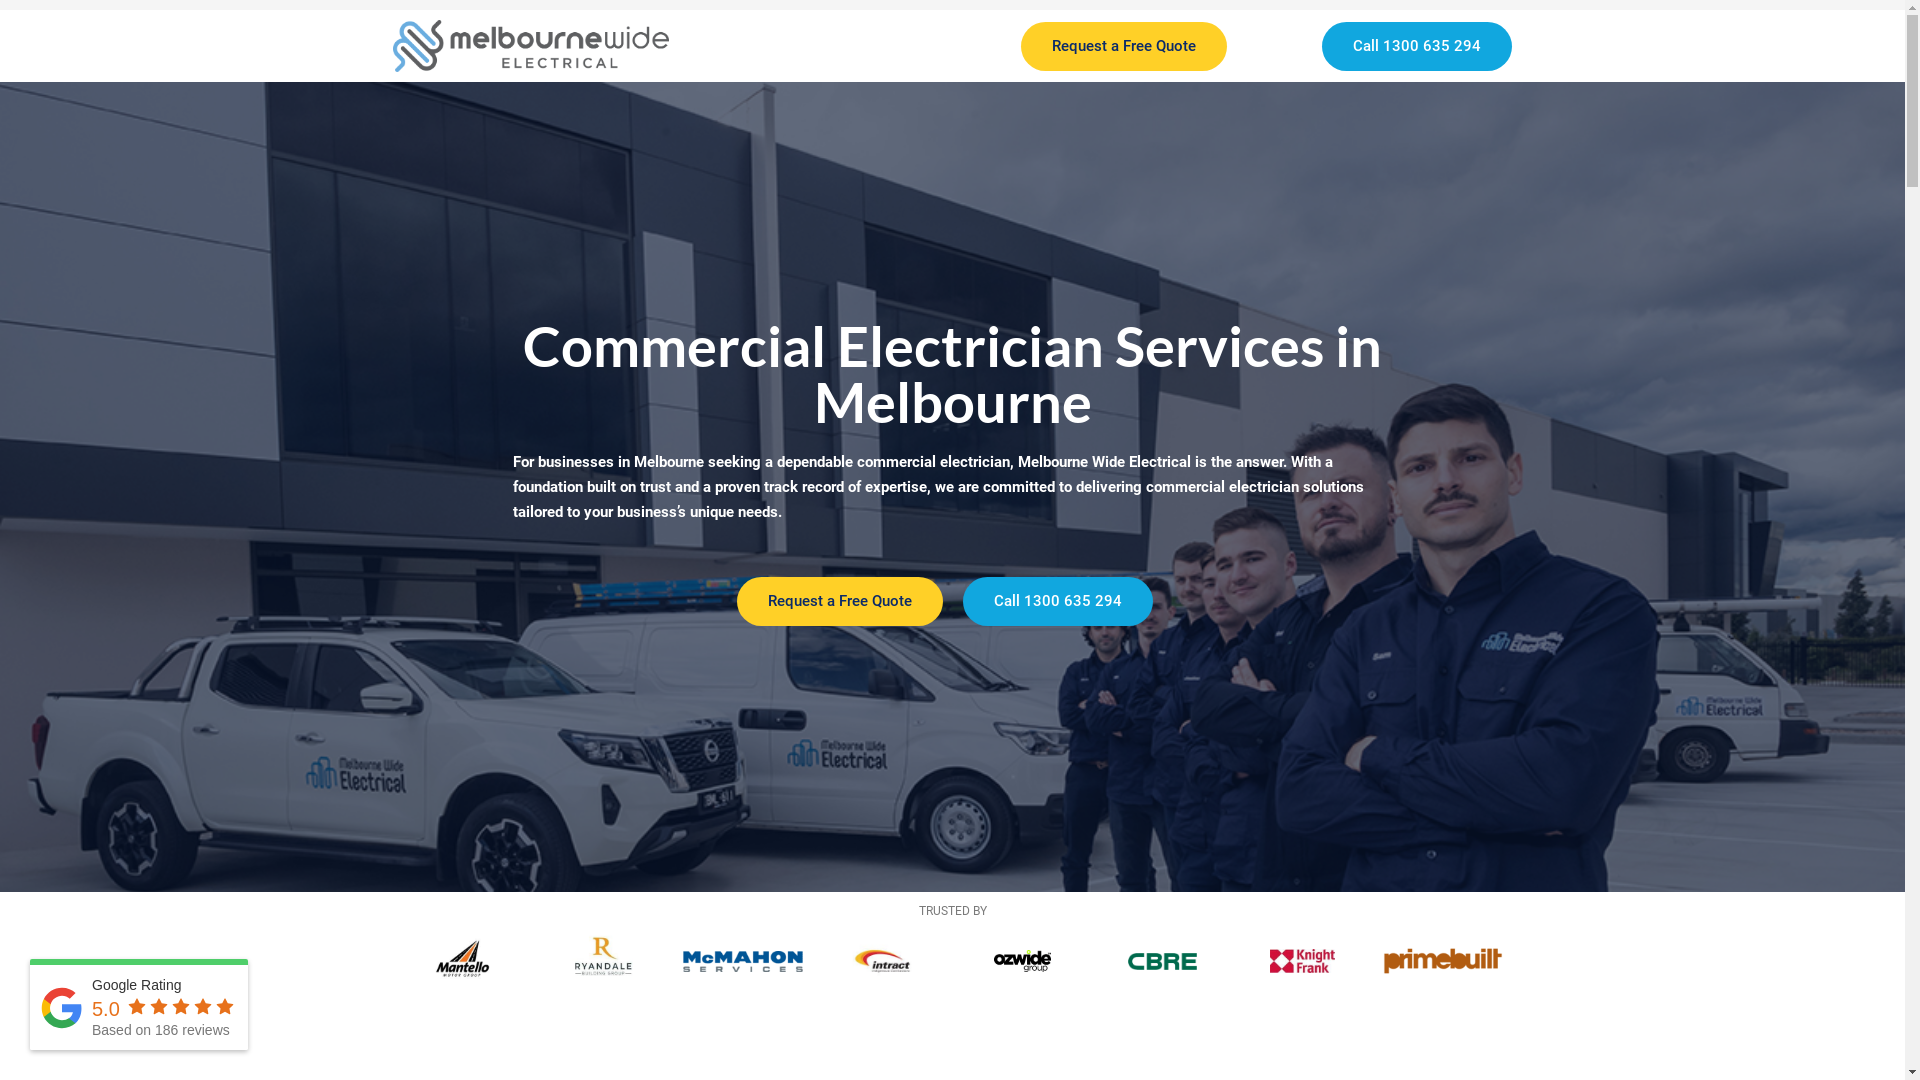 The height and width of the screenshot is (1080, 1920). Describe the element at coordinates (1055, 600) in the screenshot. I see `'Call 1300 635 294'` at that location.